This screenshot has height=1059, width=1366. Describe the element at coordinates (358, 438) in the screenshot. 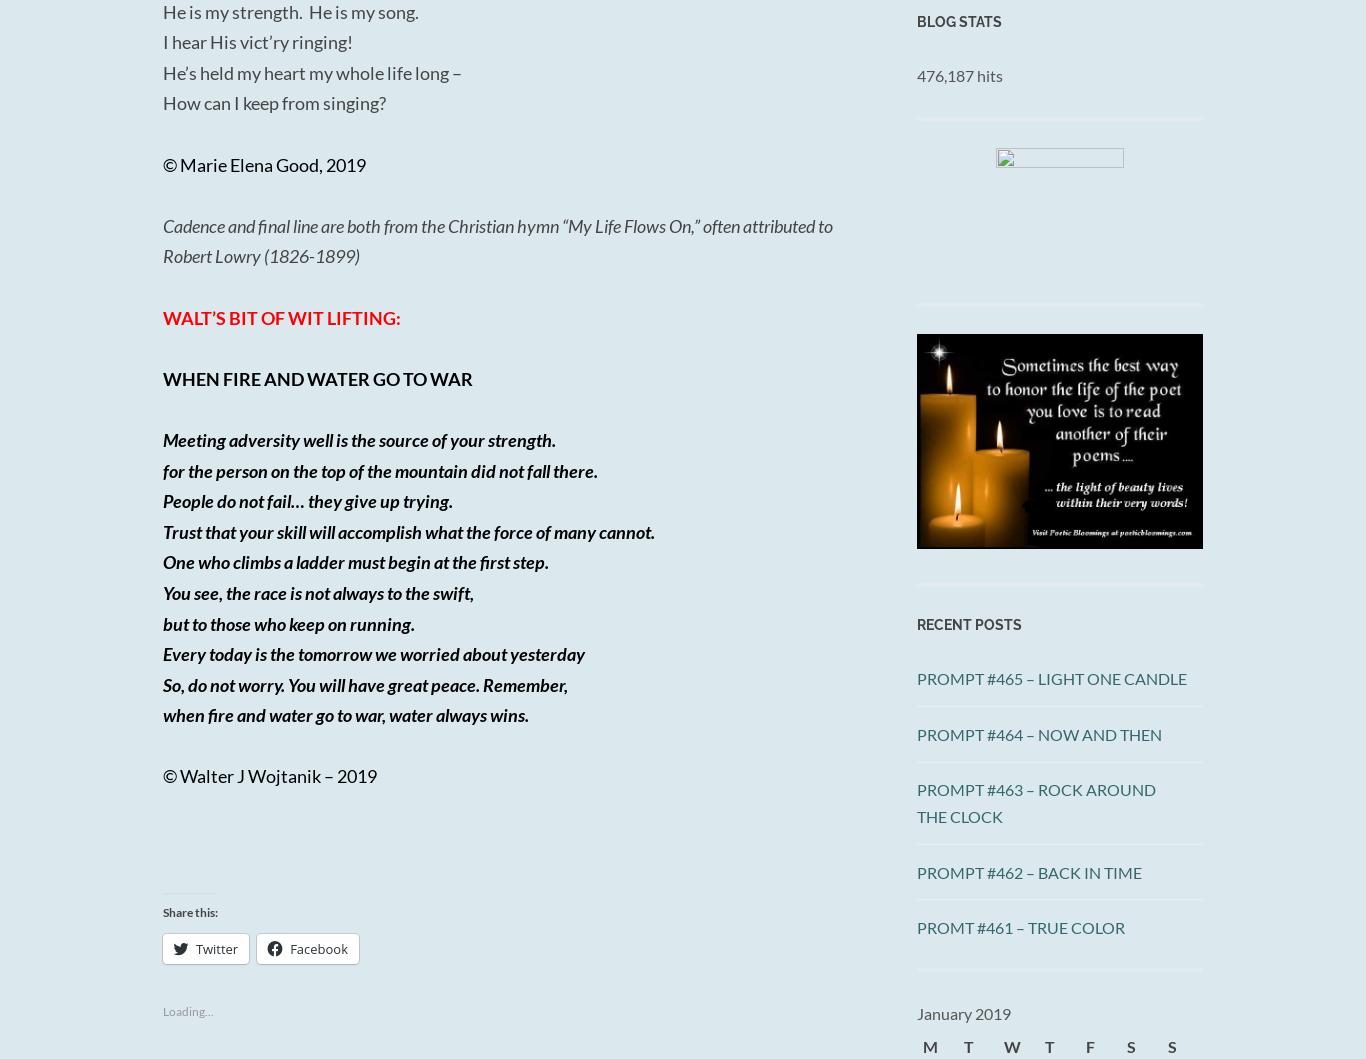

I see `'Meeting adversity well is the source of your strength.'` at that location.